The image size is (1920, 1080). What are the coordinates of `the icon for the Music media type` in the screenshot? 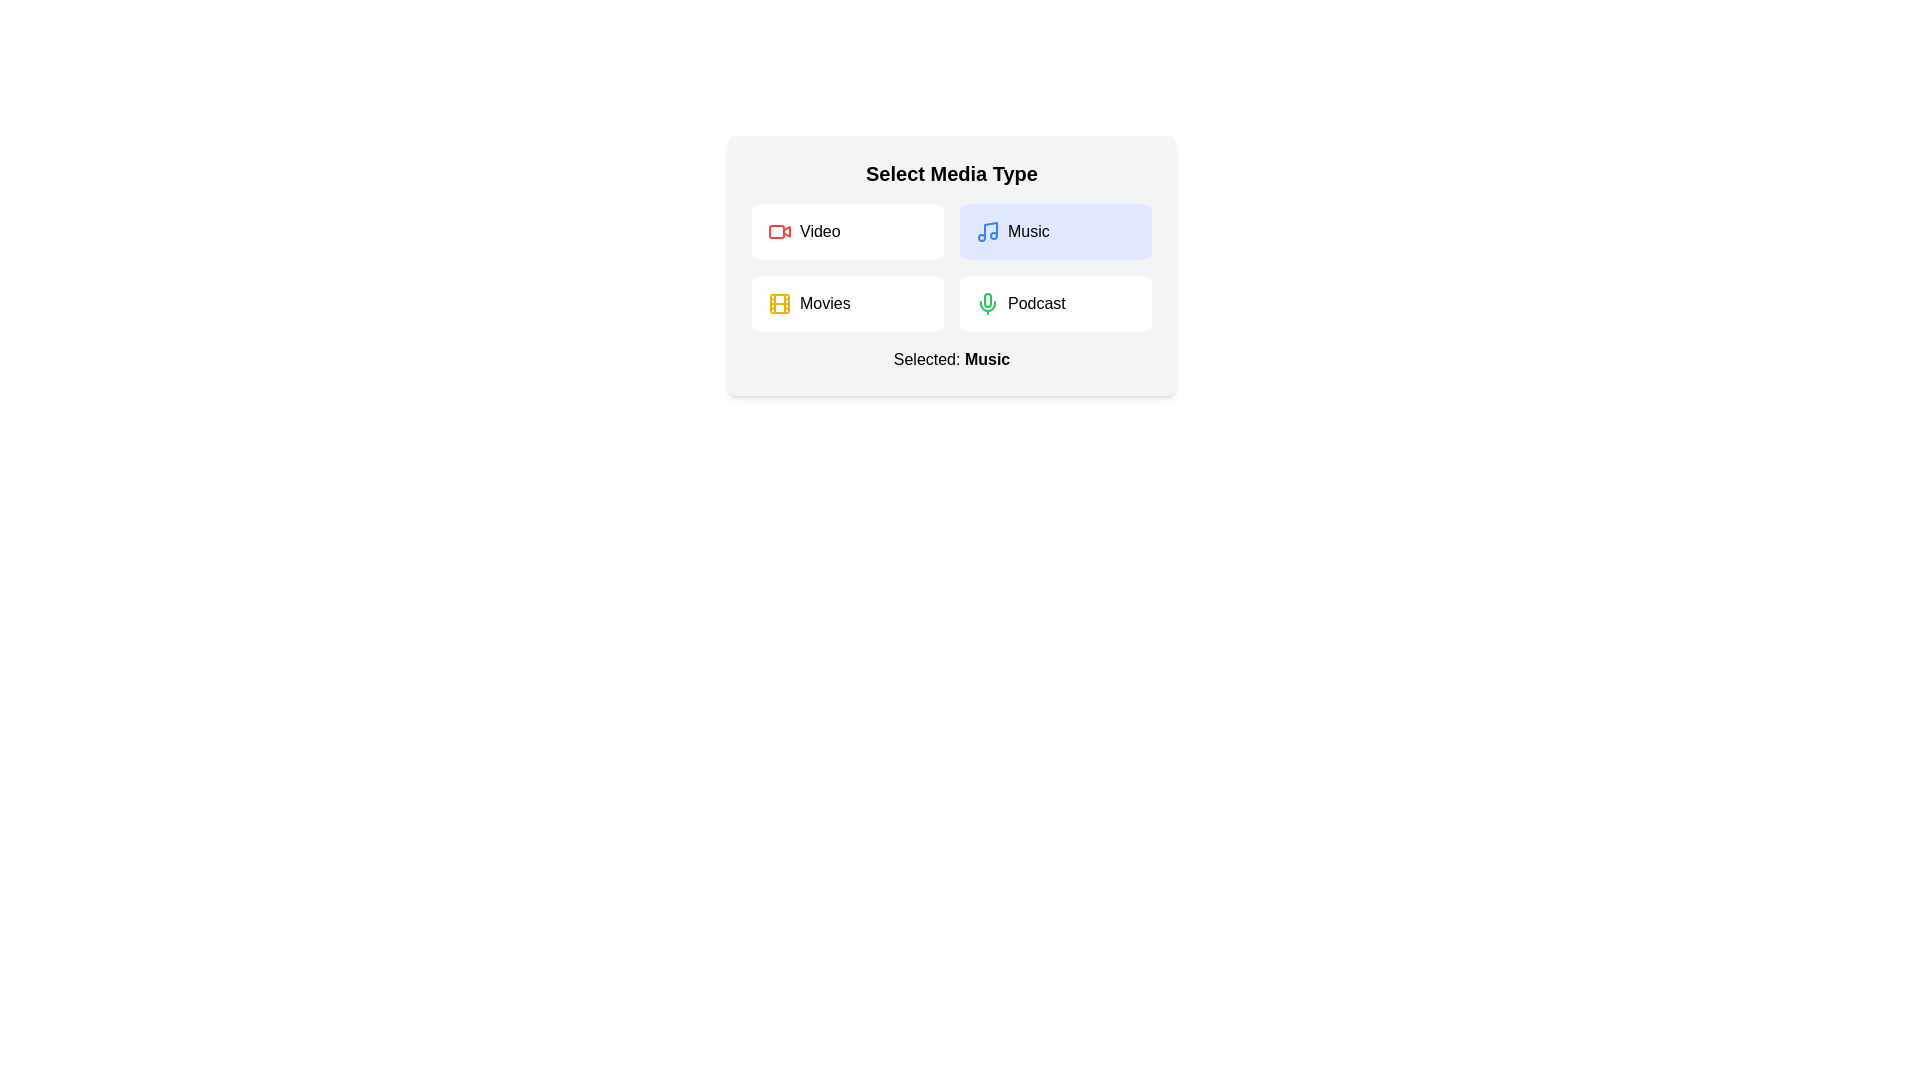 It's located at (988, 230).